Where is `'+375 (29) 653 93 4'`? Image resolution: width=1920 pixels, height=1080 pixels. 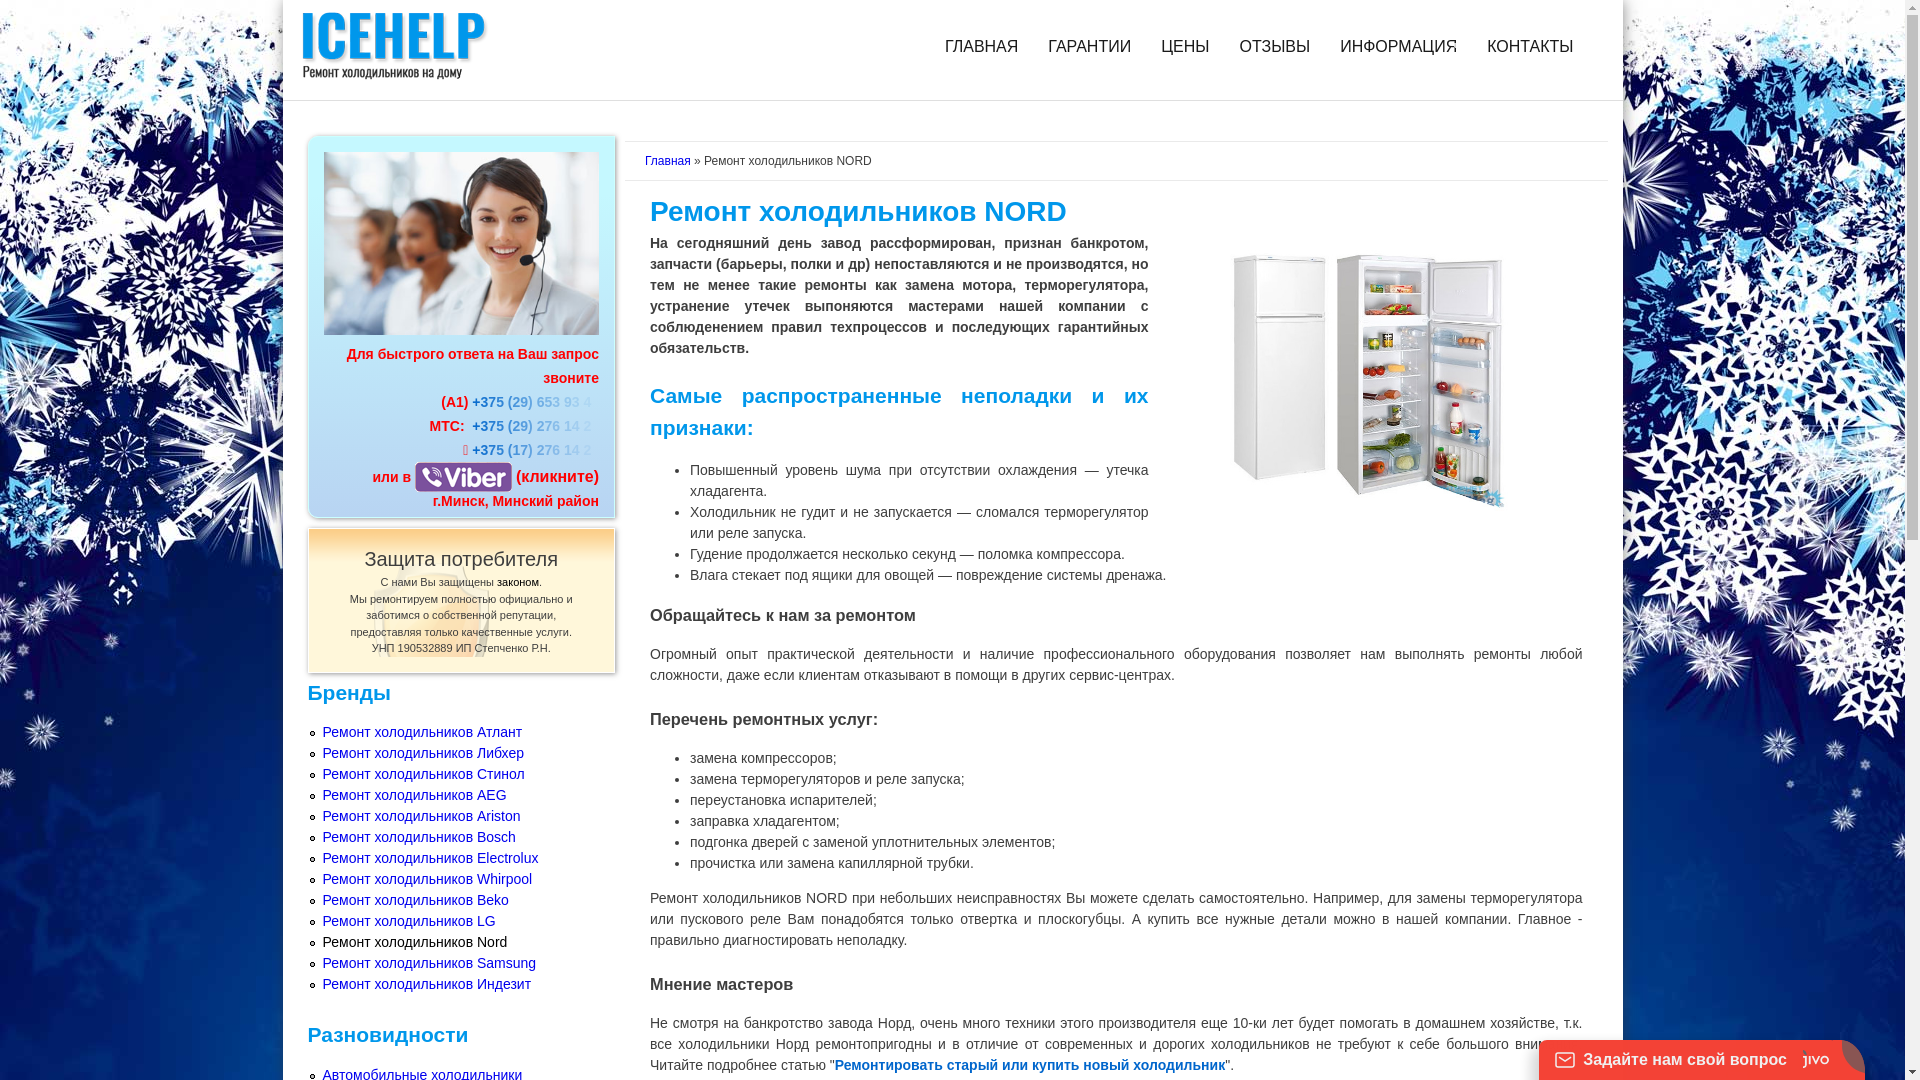 '+375 (29) 653 93 4' is located at coordinates (533, 401).